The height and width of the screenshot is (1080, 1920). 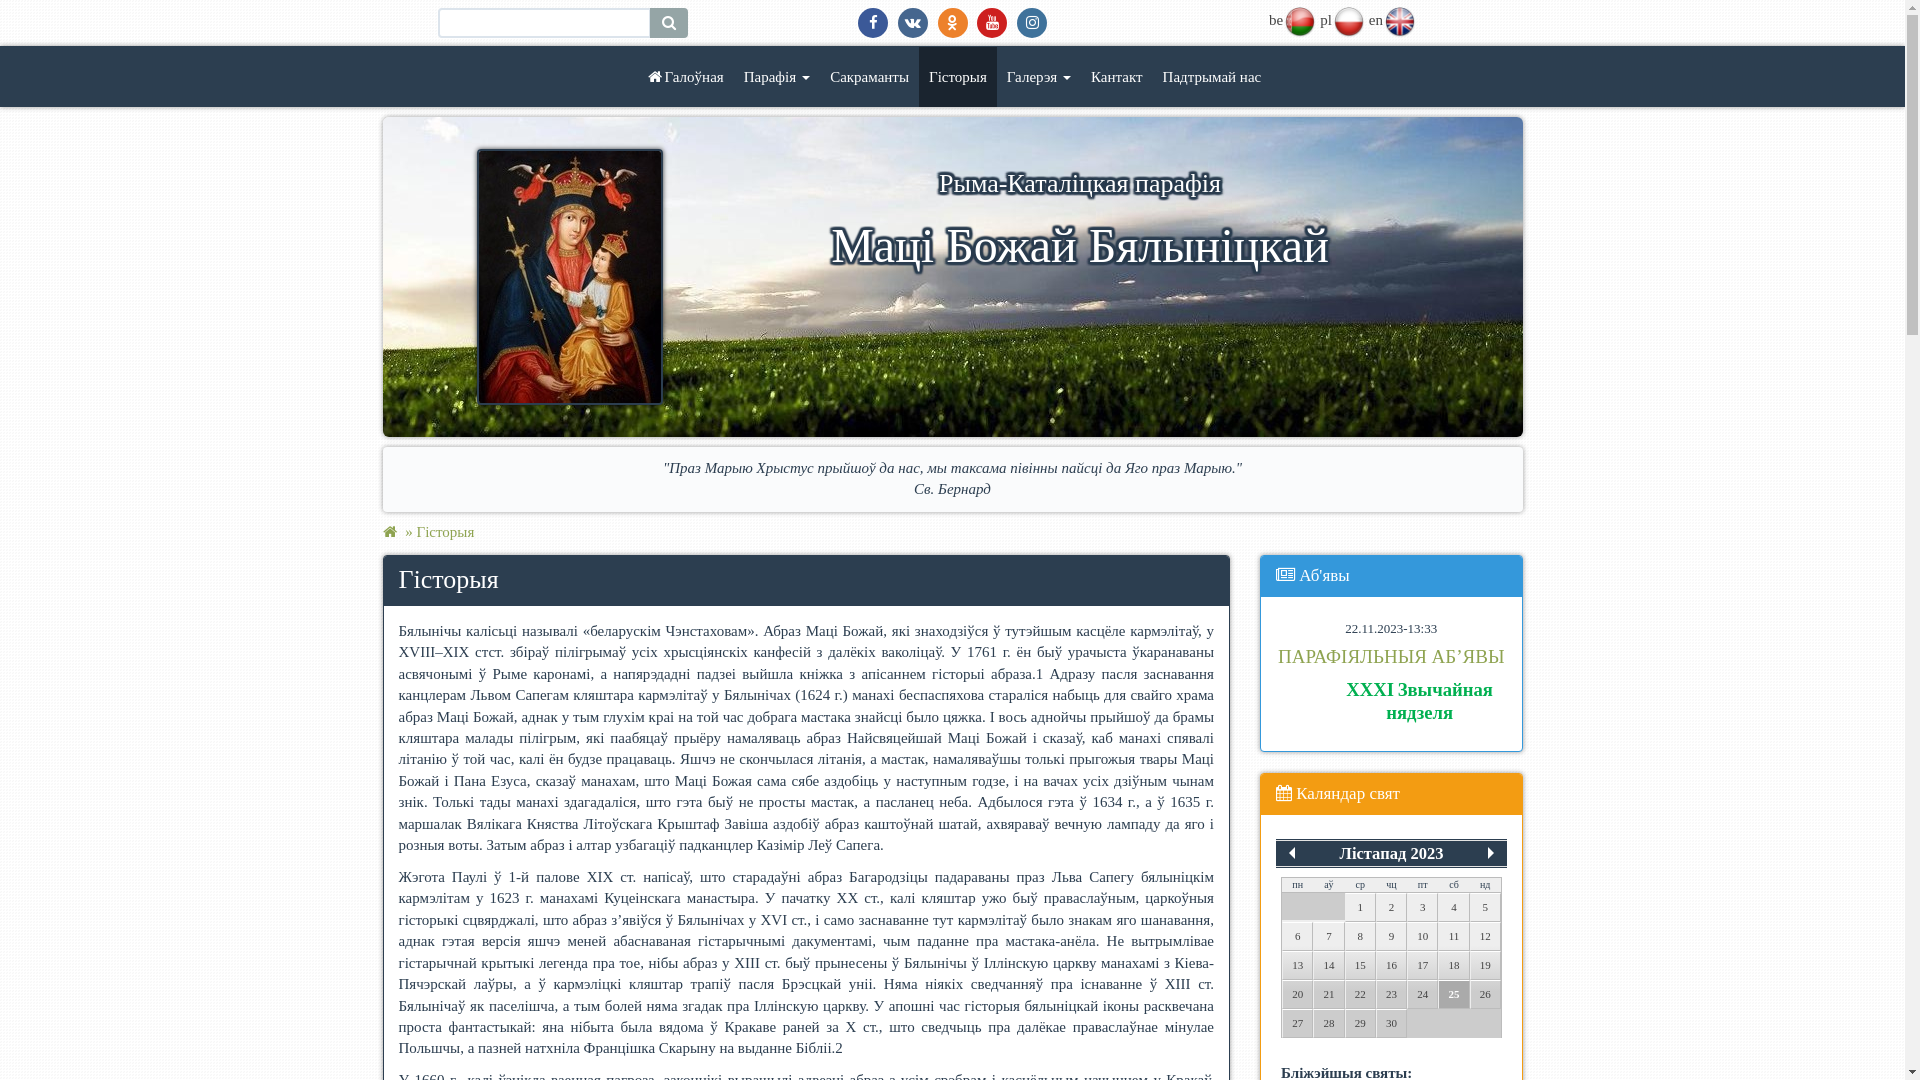 What do you see at coordinates (1297, 994) in the screenshot?
I see `'20'` at bounding box center [1297, 994].